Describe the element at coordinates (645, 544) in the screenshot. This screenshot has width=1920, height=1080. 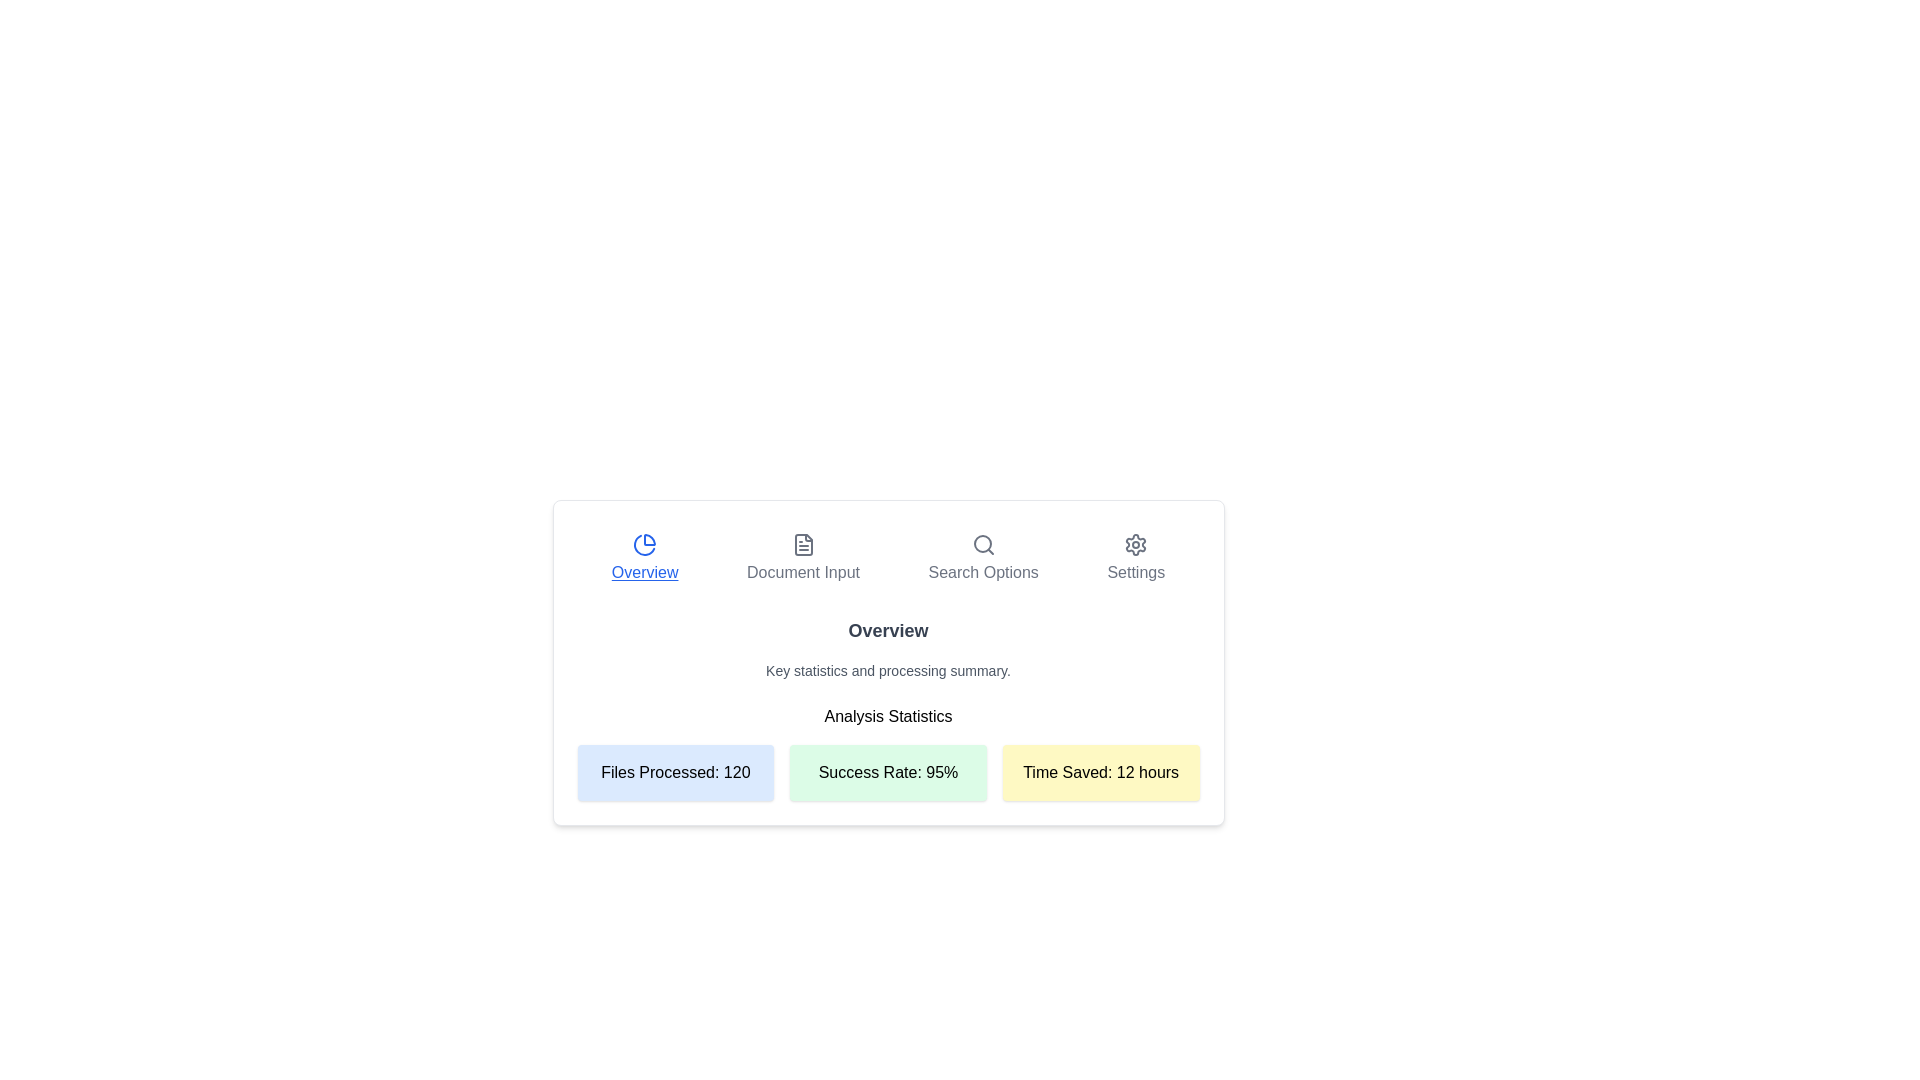
I see `the pie chart icon located within the 'Overview' button in the top-left area of the card` at that location.